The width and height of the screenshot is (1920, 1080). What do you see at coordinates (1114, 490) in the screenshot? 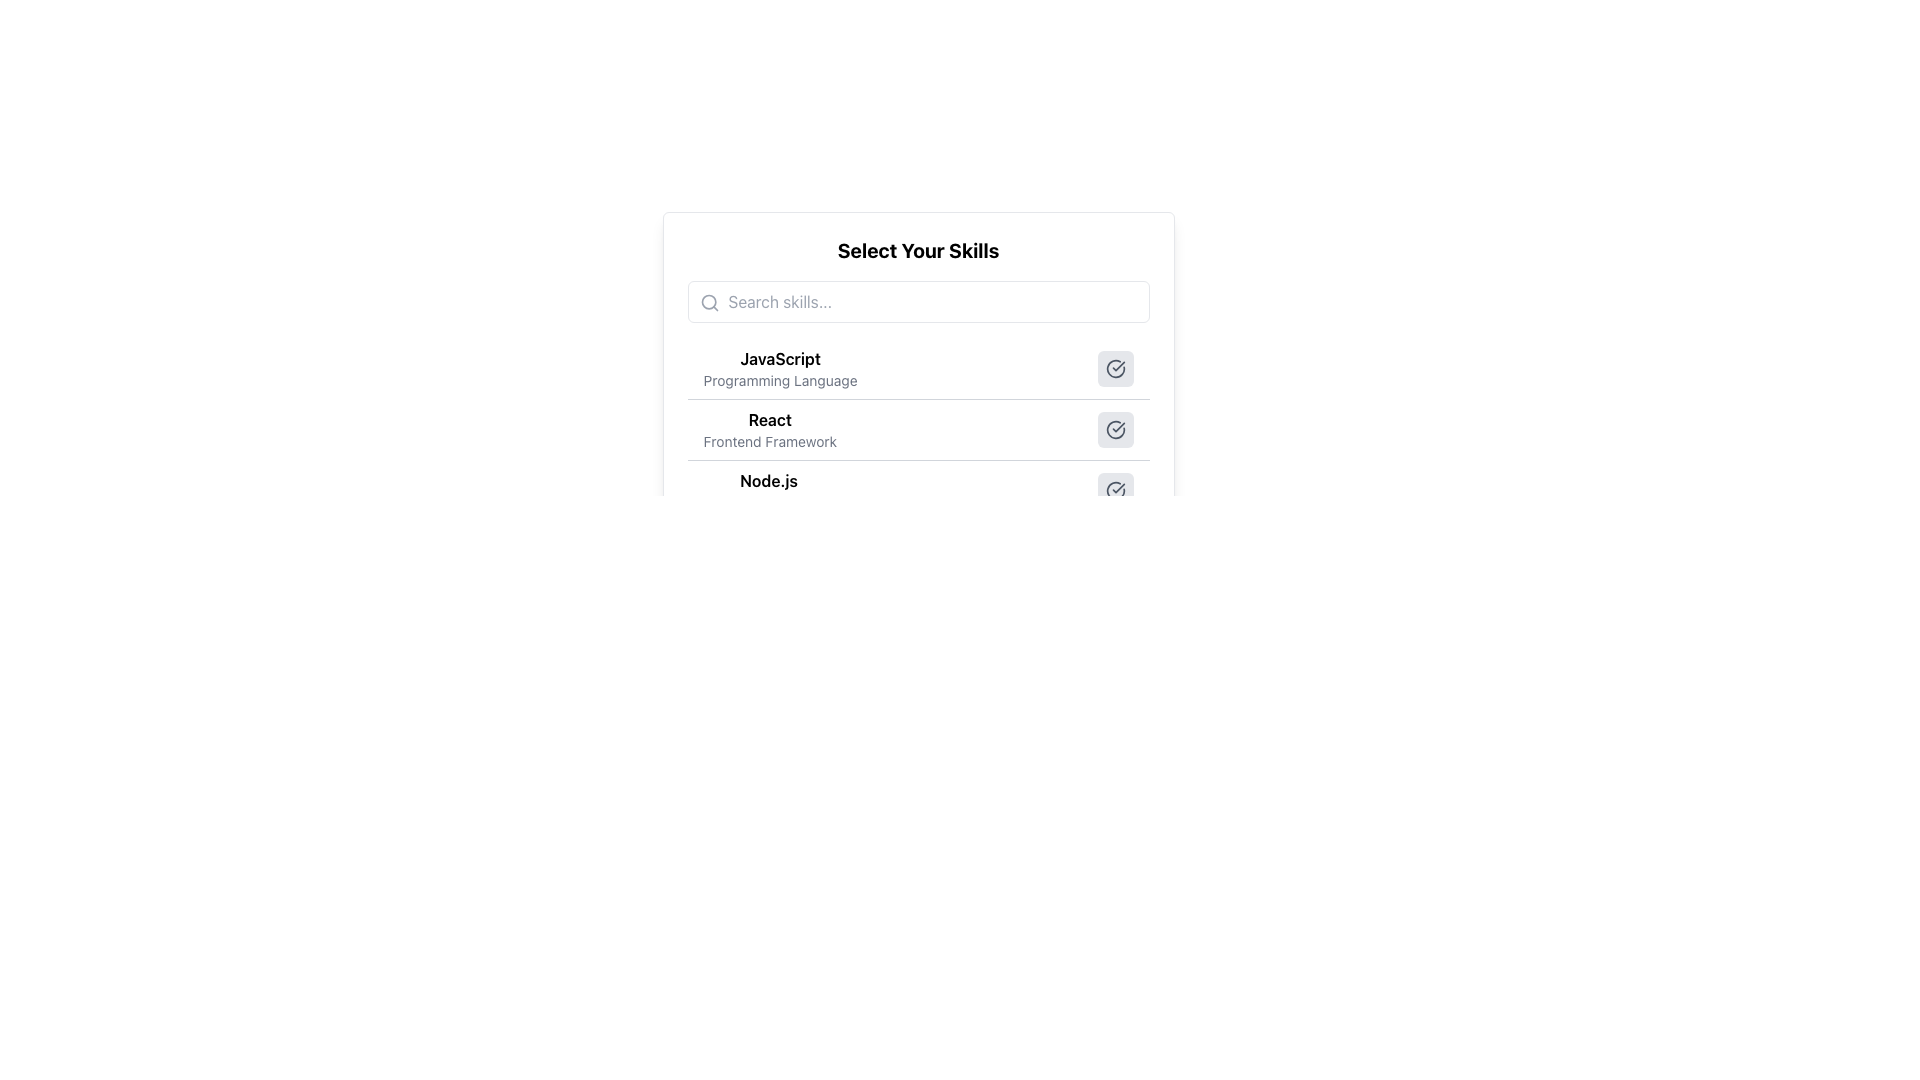
I see `the rightmost icon of the 'Node.js' row` at bounding box center [1114, 490].